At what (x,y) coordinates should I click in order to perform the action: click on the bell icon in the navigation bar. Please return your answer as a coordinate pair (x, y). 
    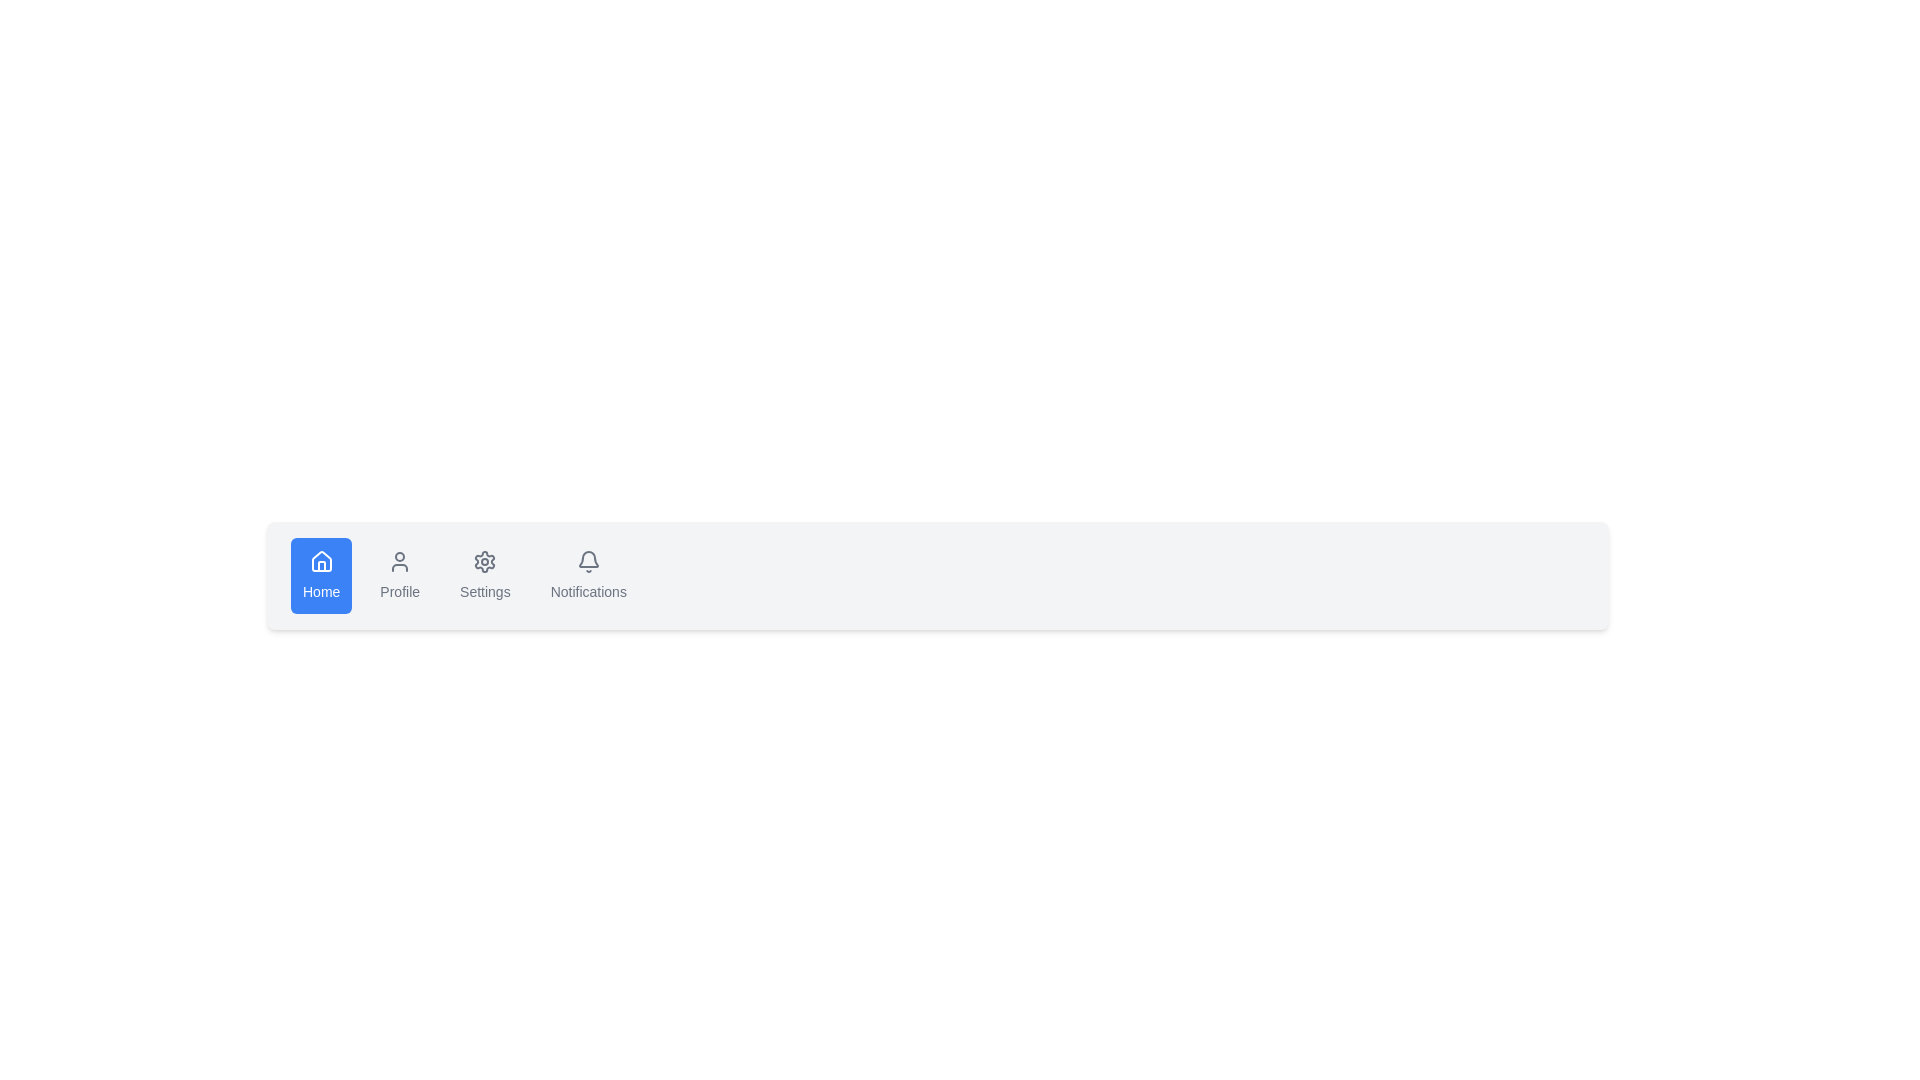
    Looking at the image, I should click on (587, 562).